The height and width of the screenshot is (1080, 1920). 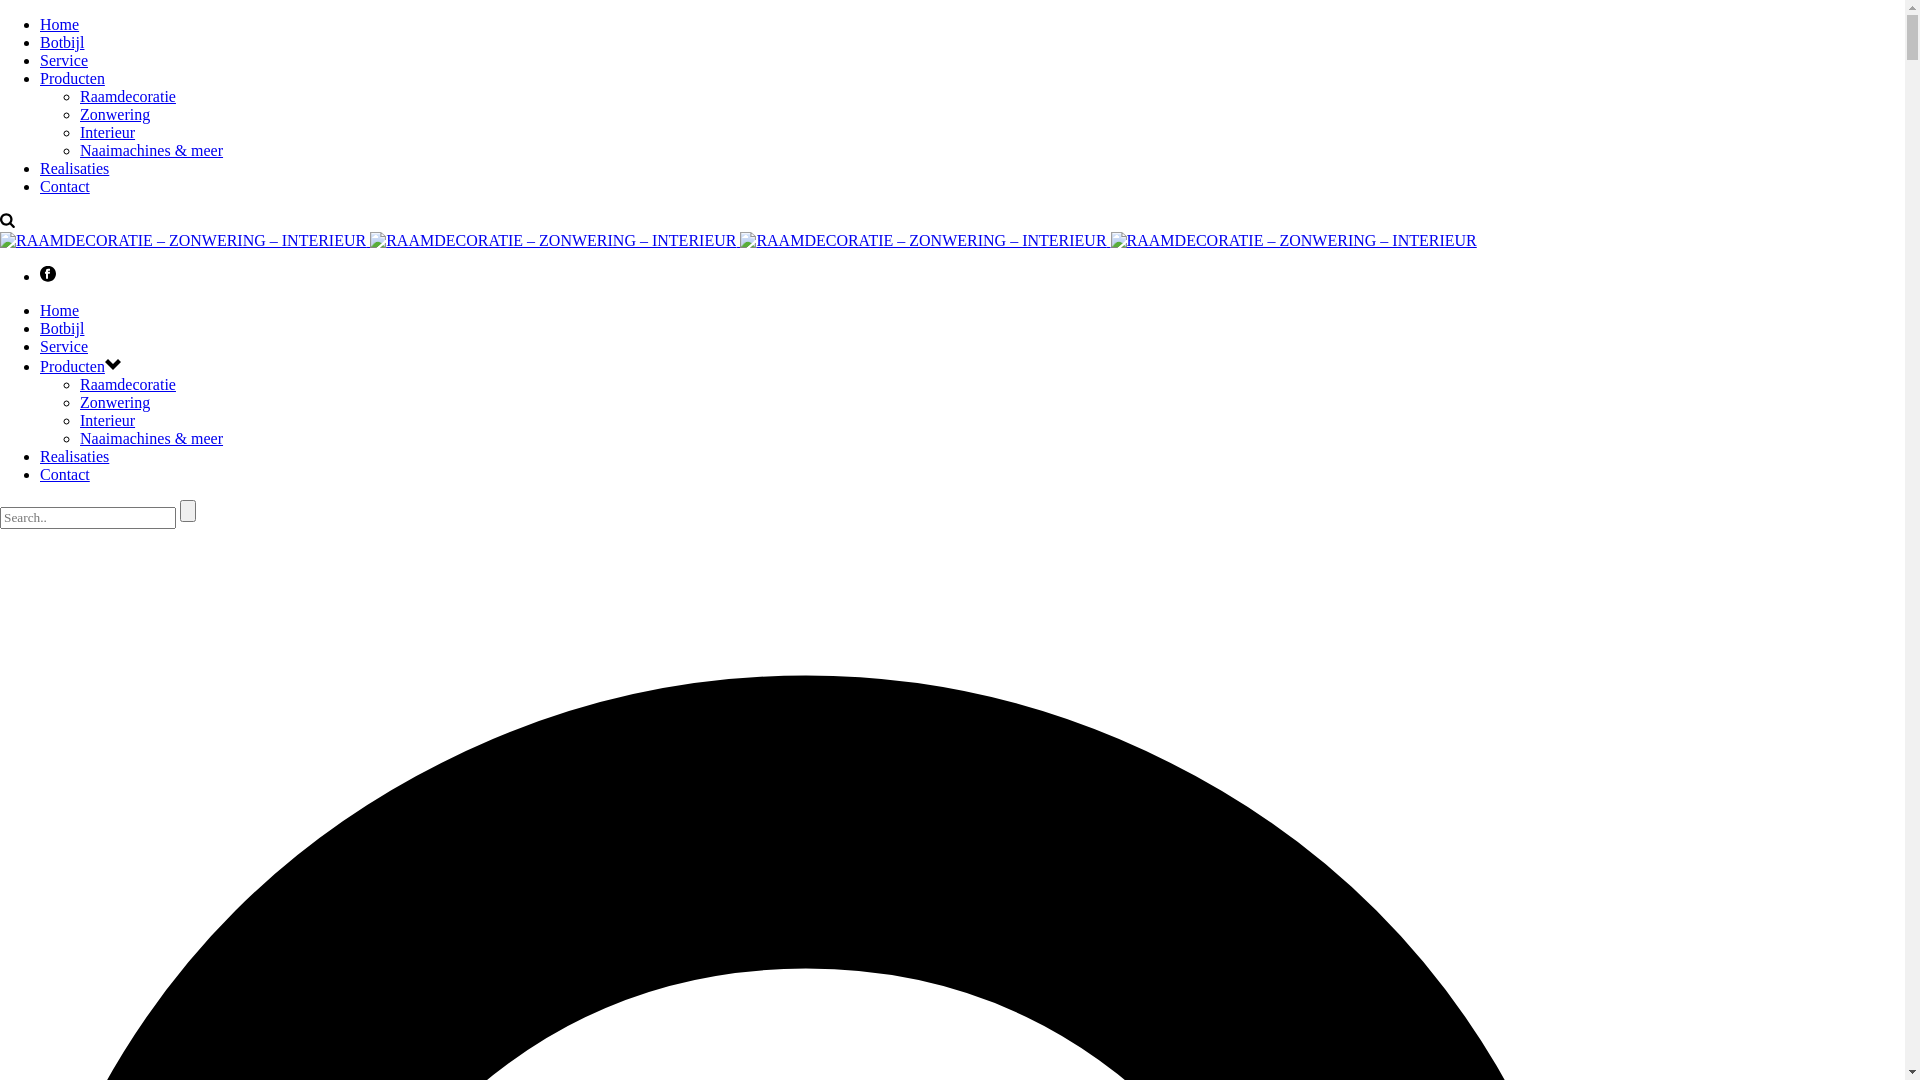 What do you see at coordinates (74, 456) in the screenshot?
I see `'Realisaties'` at bounding box center [74, 456].